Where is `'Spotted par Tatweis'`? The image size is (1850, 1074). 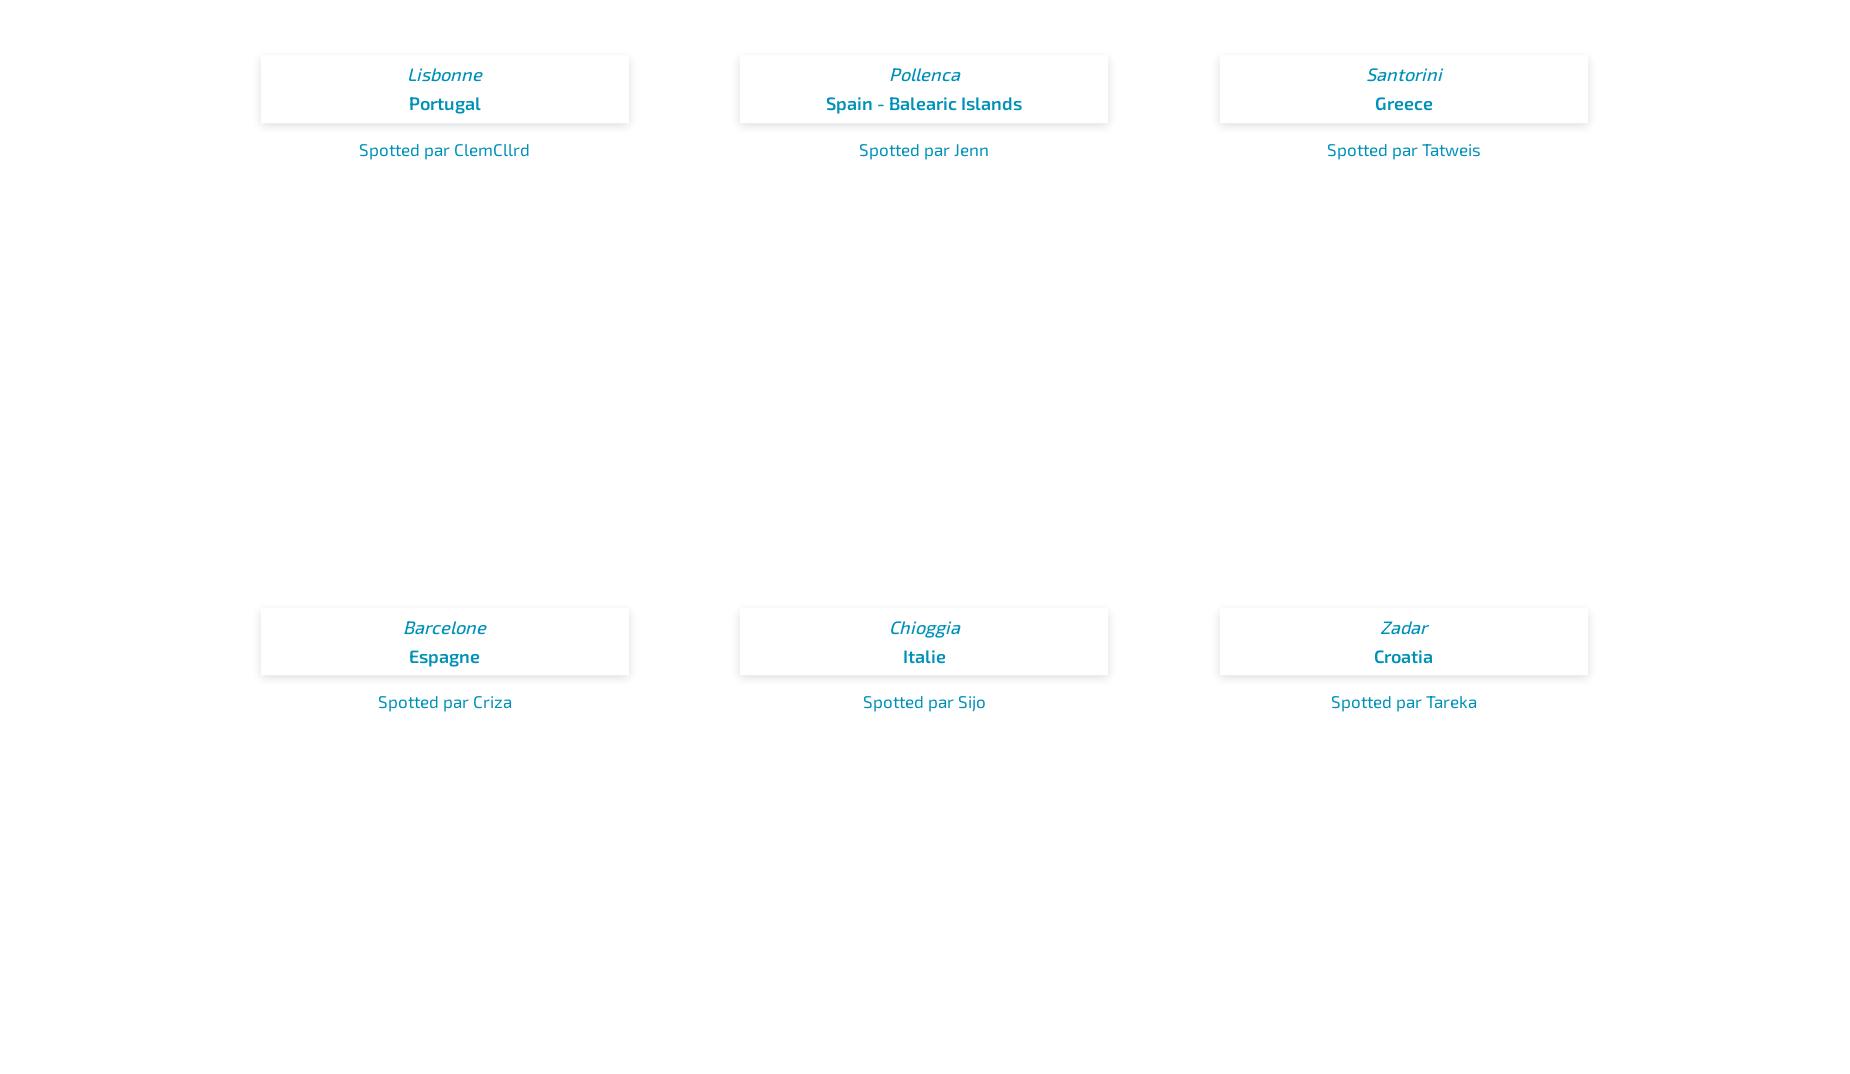
'Spotted par Tatweis' is located at coordinates (1403, 146).